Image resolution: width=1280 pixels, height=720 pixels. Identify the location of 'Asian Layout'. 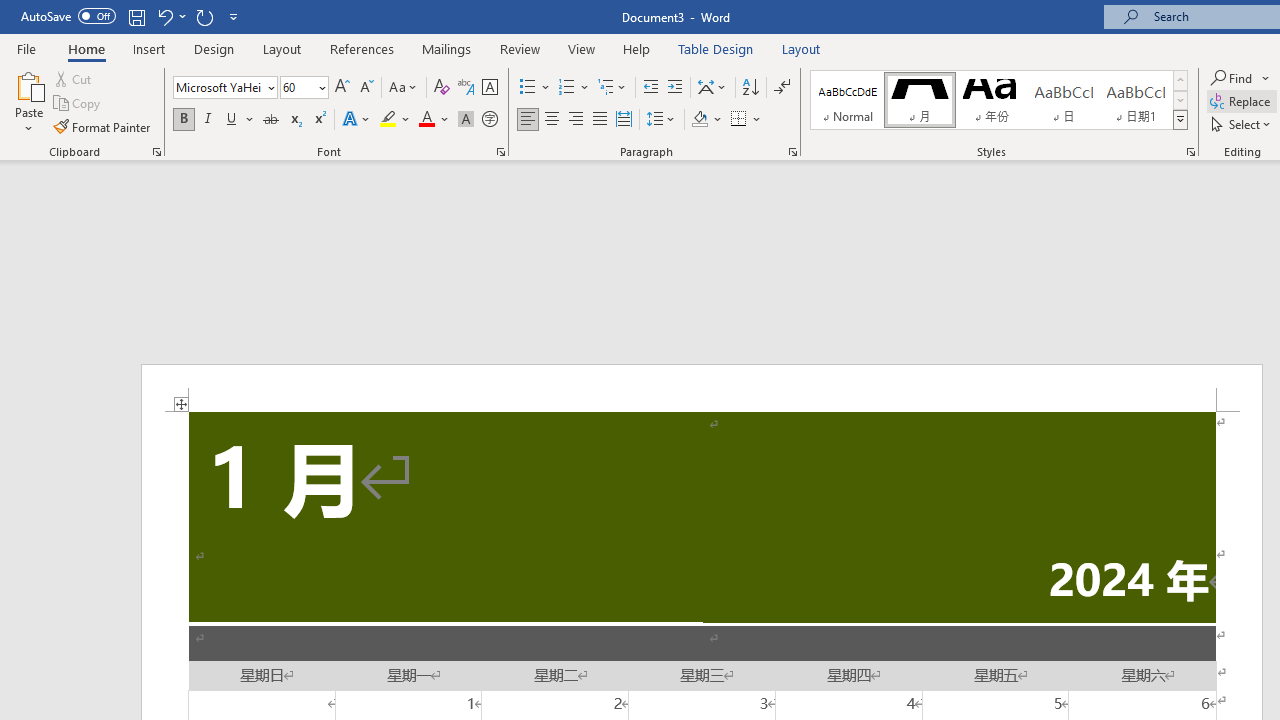
(712, 86).